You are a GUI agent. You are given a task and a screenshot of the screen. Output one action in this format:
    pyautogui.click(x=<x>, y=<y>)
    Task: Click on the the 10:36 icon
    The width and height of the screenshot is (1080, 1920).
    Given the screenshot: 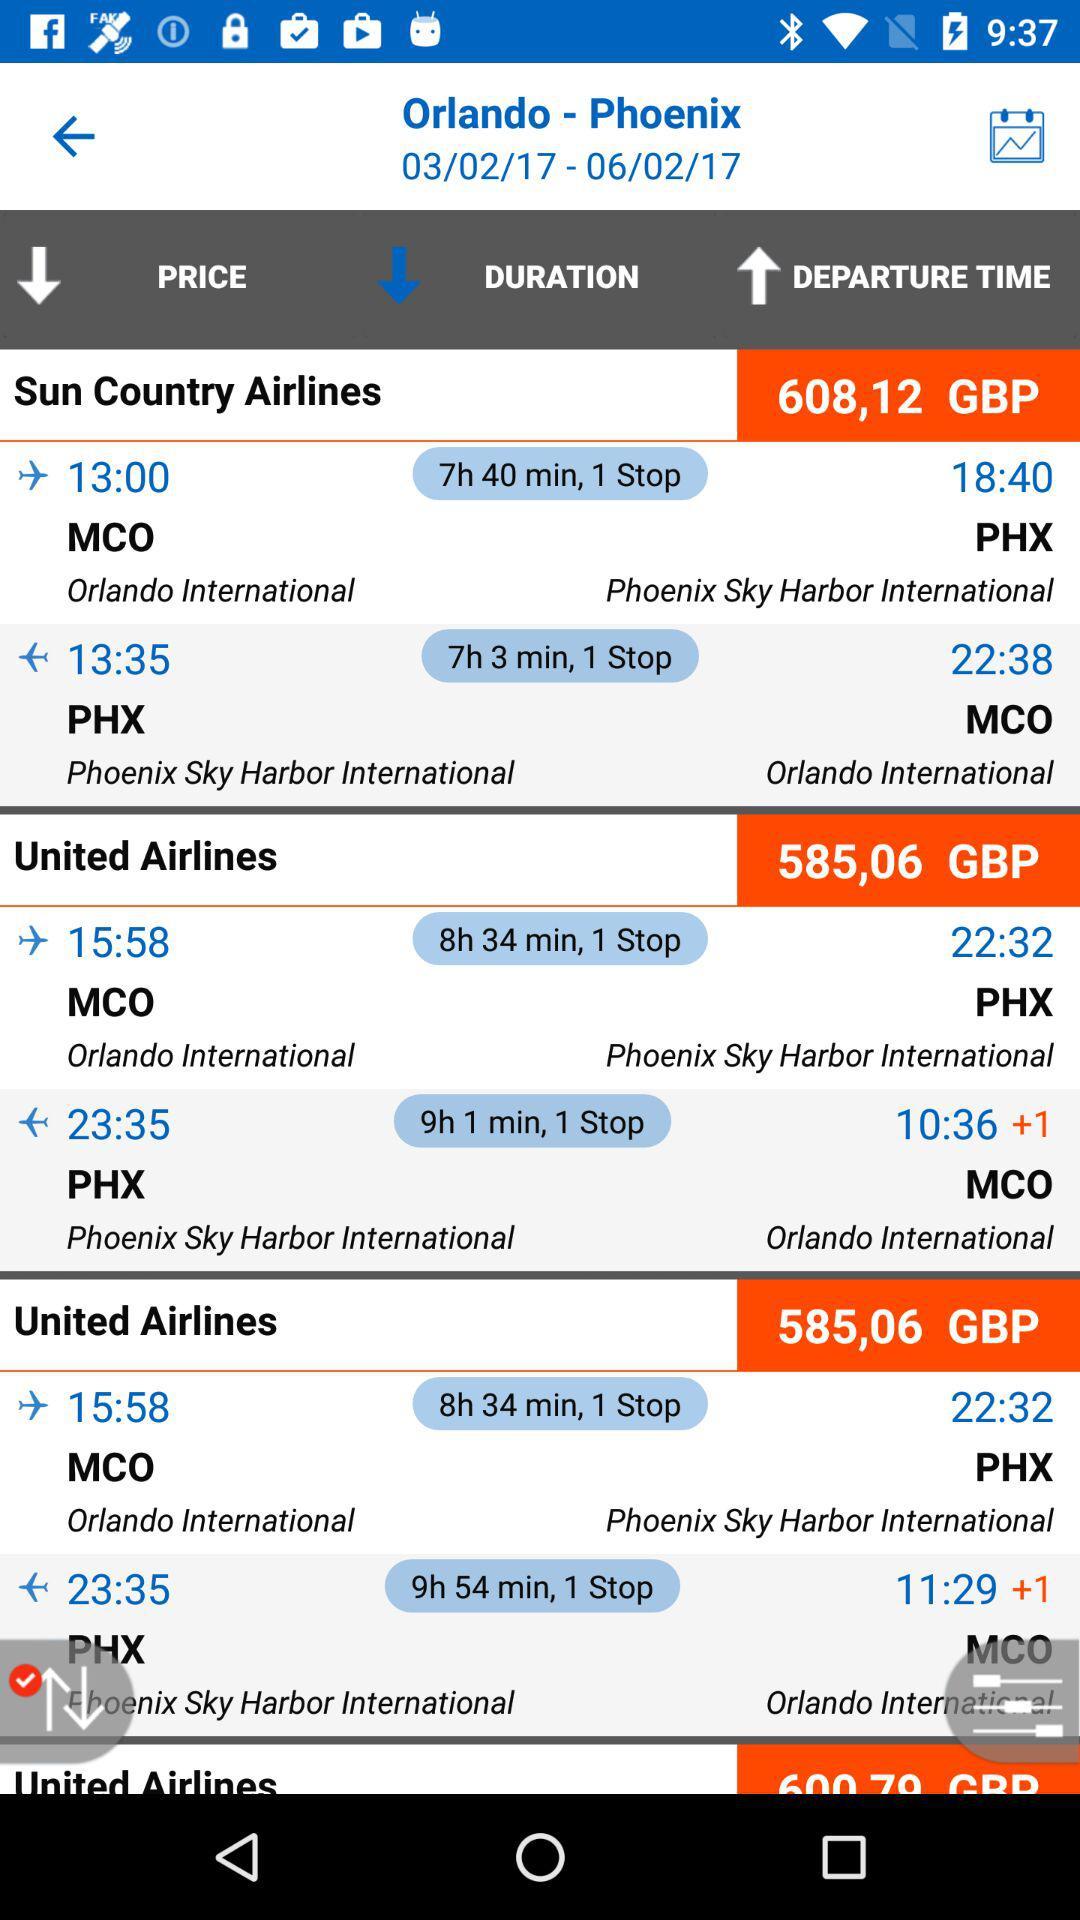 What is the action you would take?
    pyautogui.click(x=945, y=1122)
    